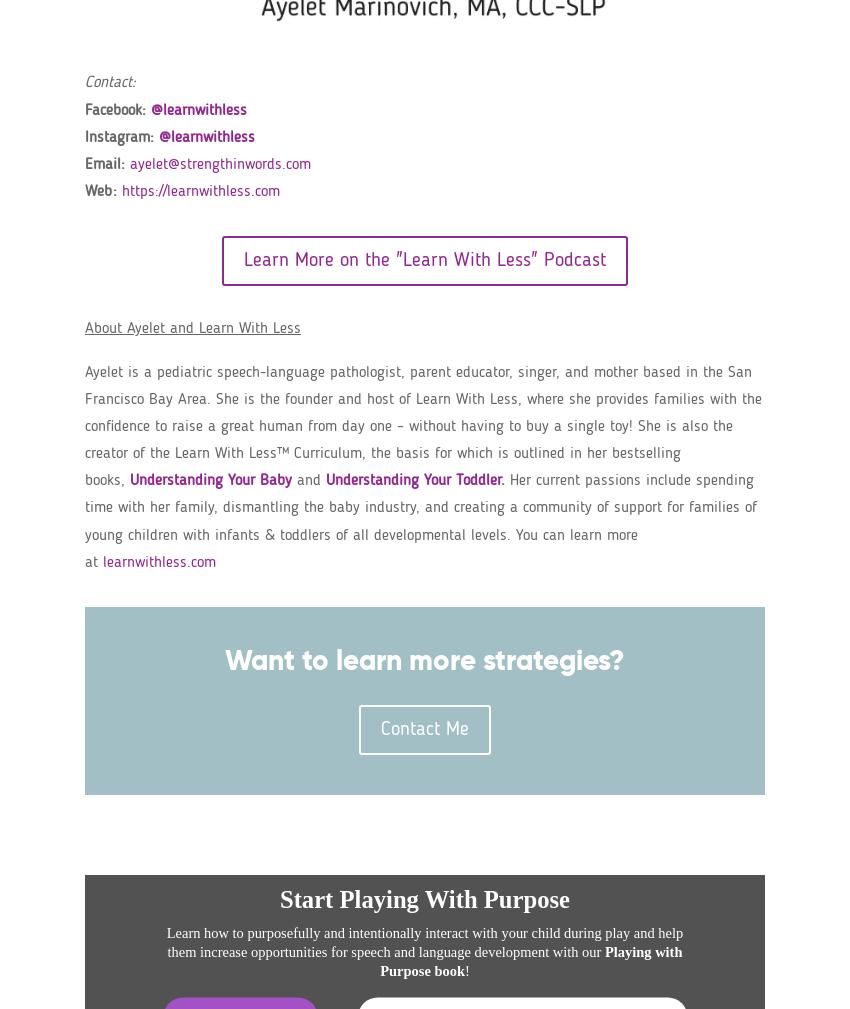 This screenshot has width=850, height=1009. Describe the element at coordinates (85, 136) in the screenshot. I see `'Instagram:'` at that location.